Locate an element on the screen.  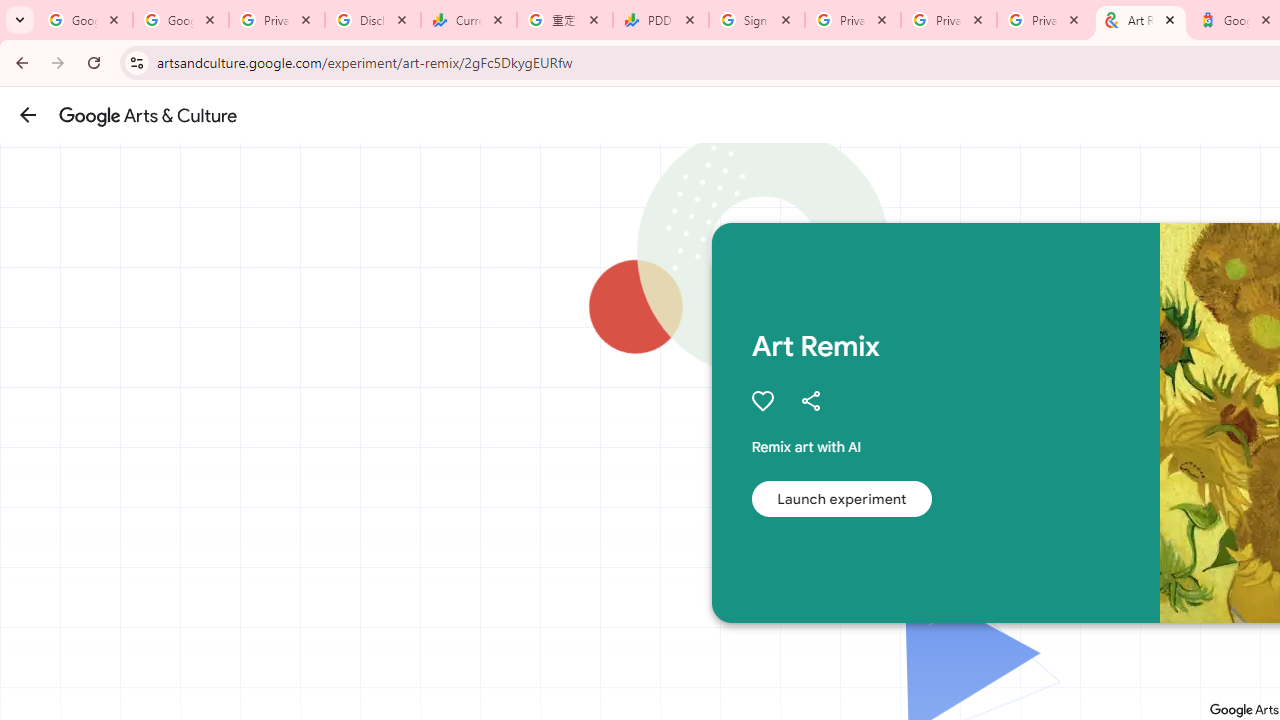
'Google Arts & Culture' is located at coordinates (147, 115).